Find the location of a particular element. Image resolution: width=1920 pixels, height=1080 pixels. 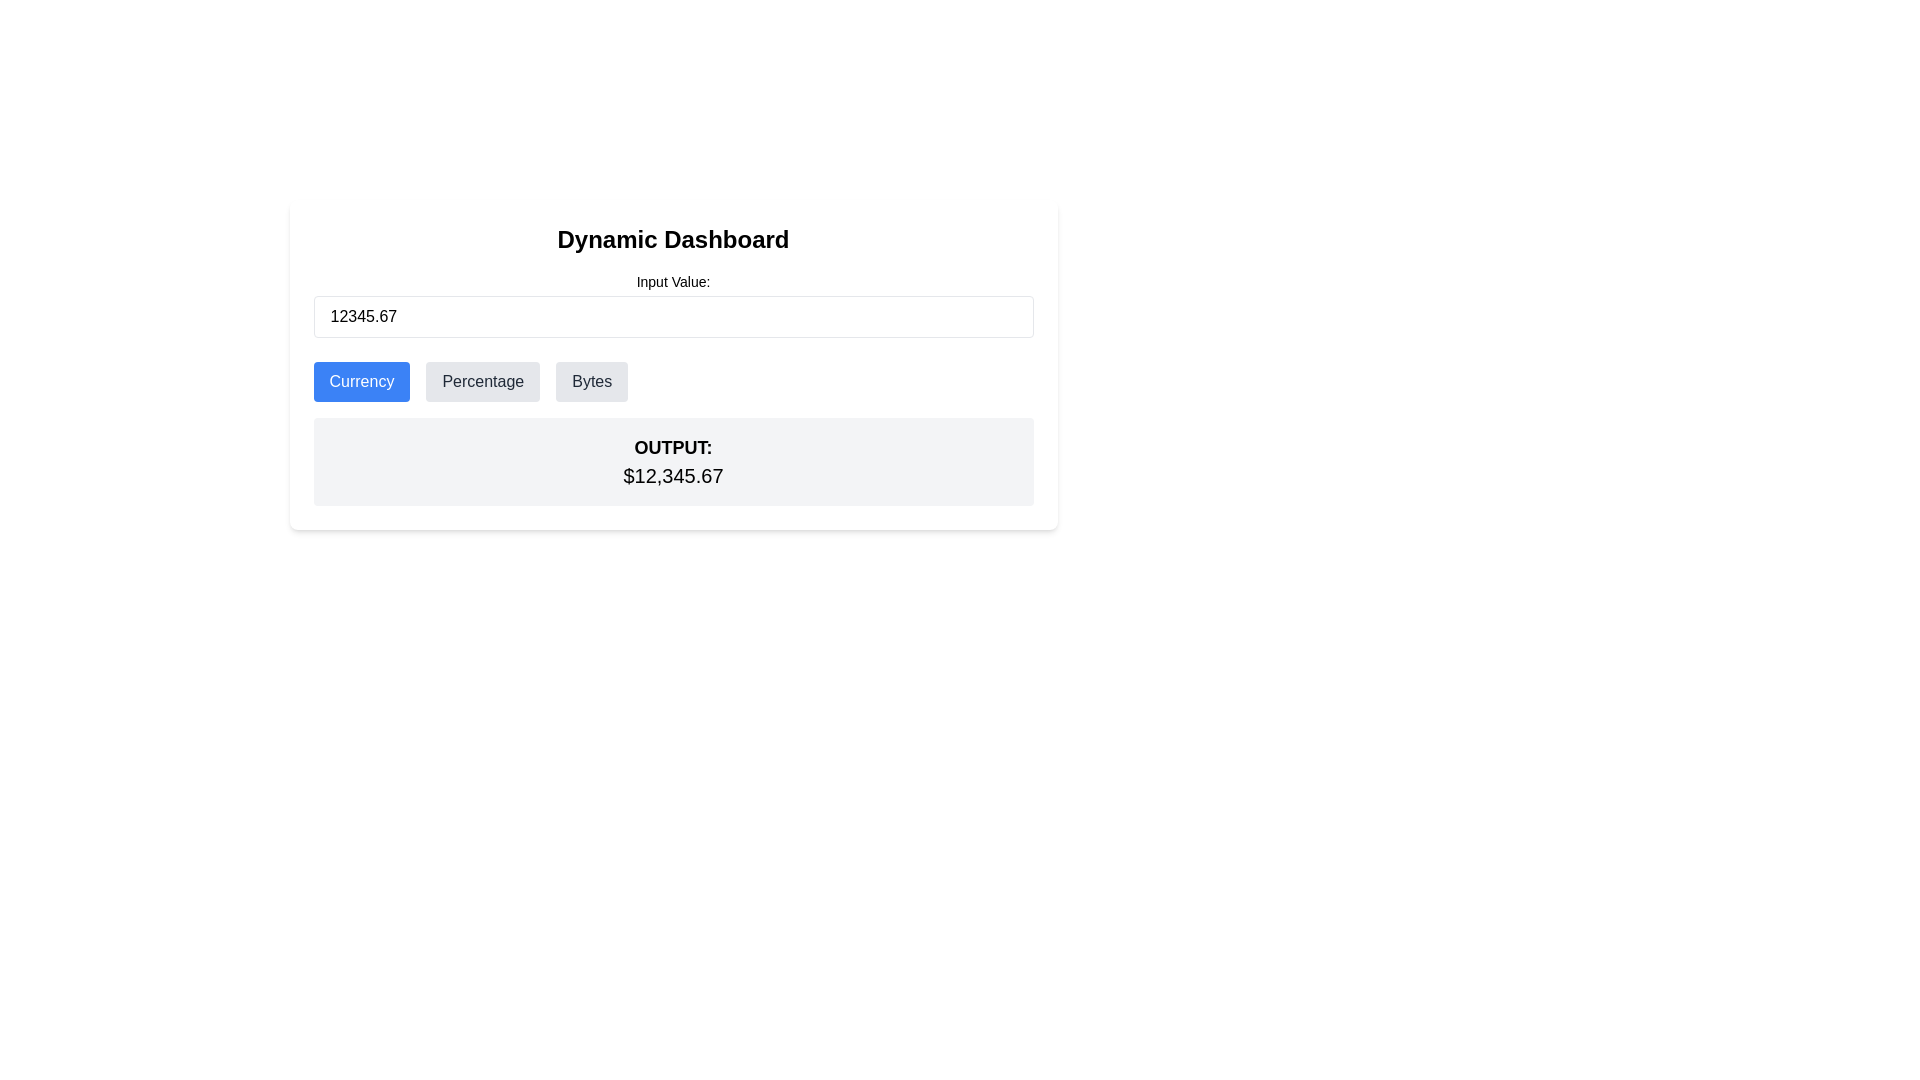

the number input field displaying '12345.67' to focus it is located at coordinates (673, 315).